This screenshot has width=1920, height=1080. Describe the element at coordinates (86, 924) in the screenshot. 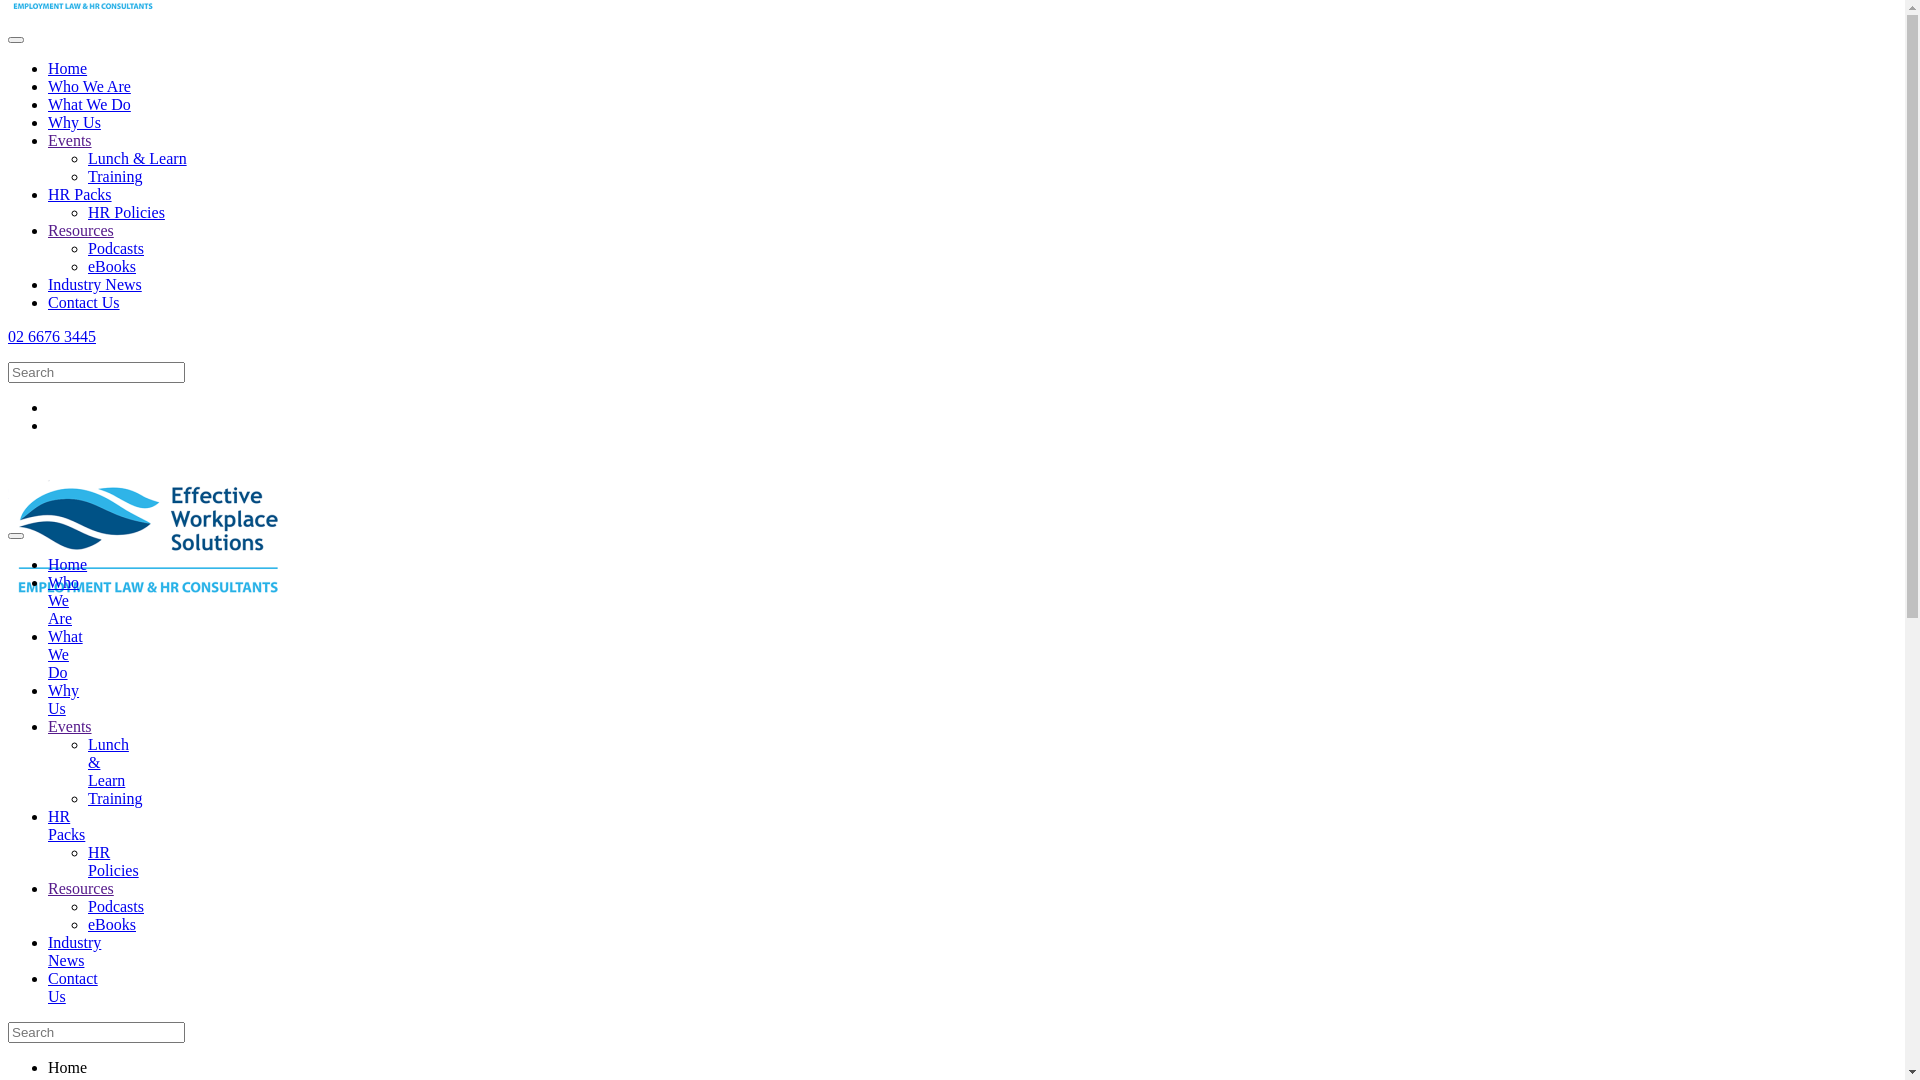

I see `'eBooks'` at that location.